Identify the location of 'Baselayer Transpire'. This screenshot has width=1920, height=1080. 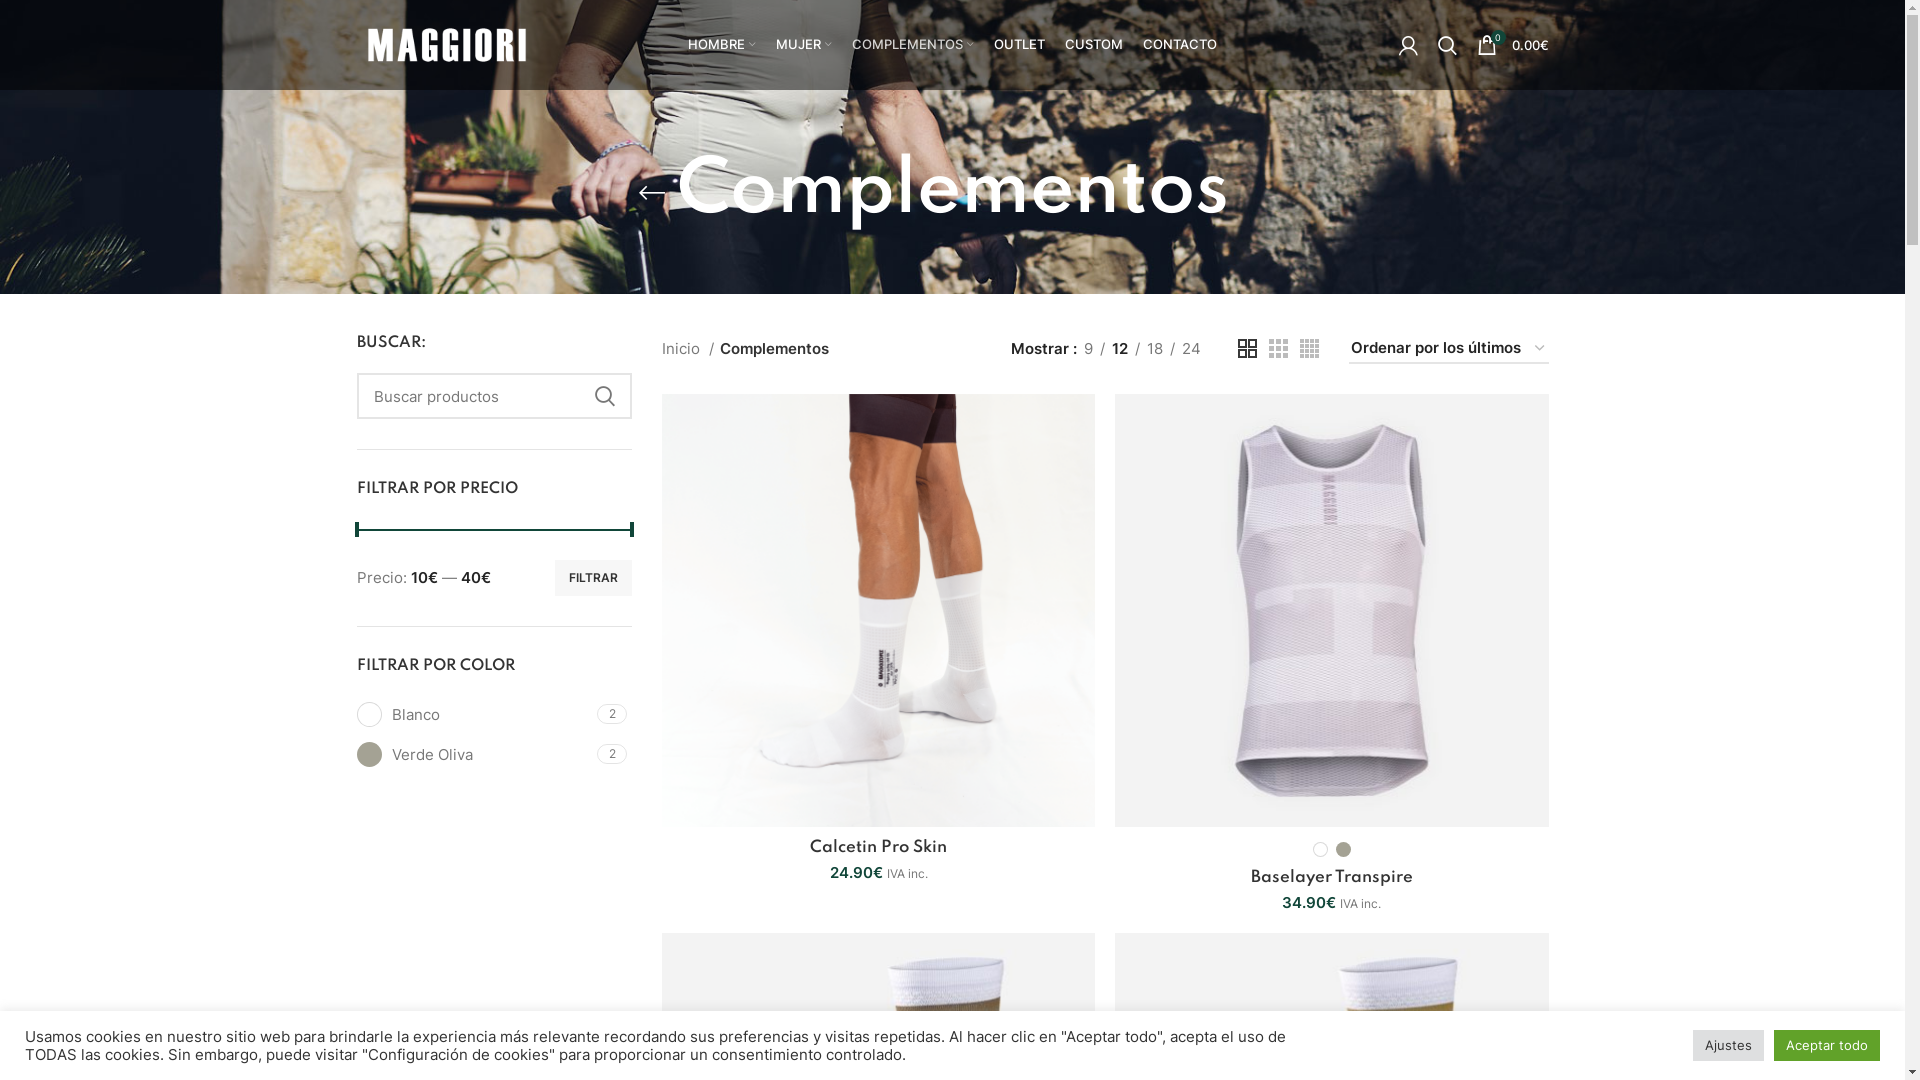
(1250, 876).